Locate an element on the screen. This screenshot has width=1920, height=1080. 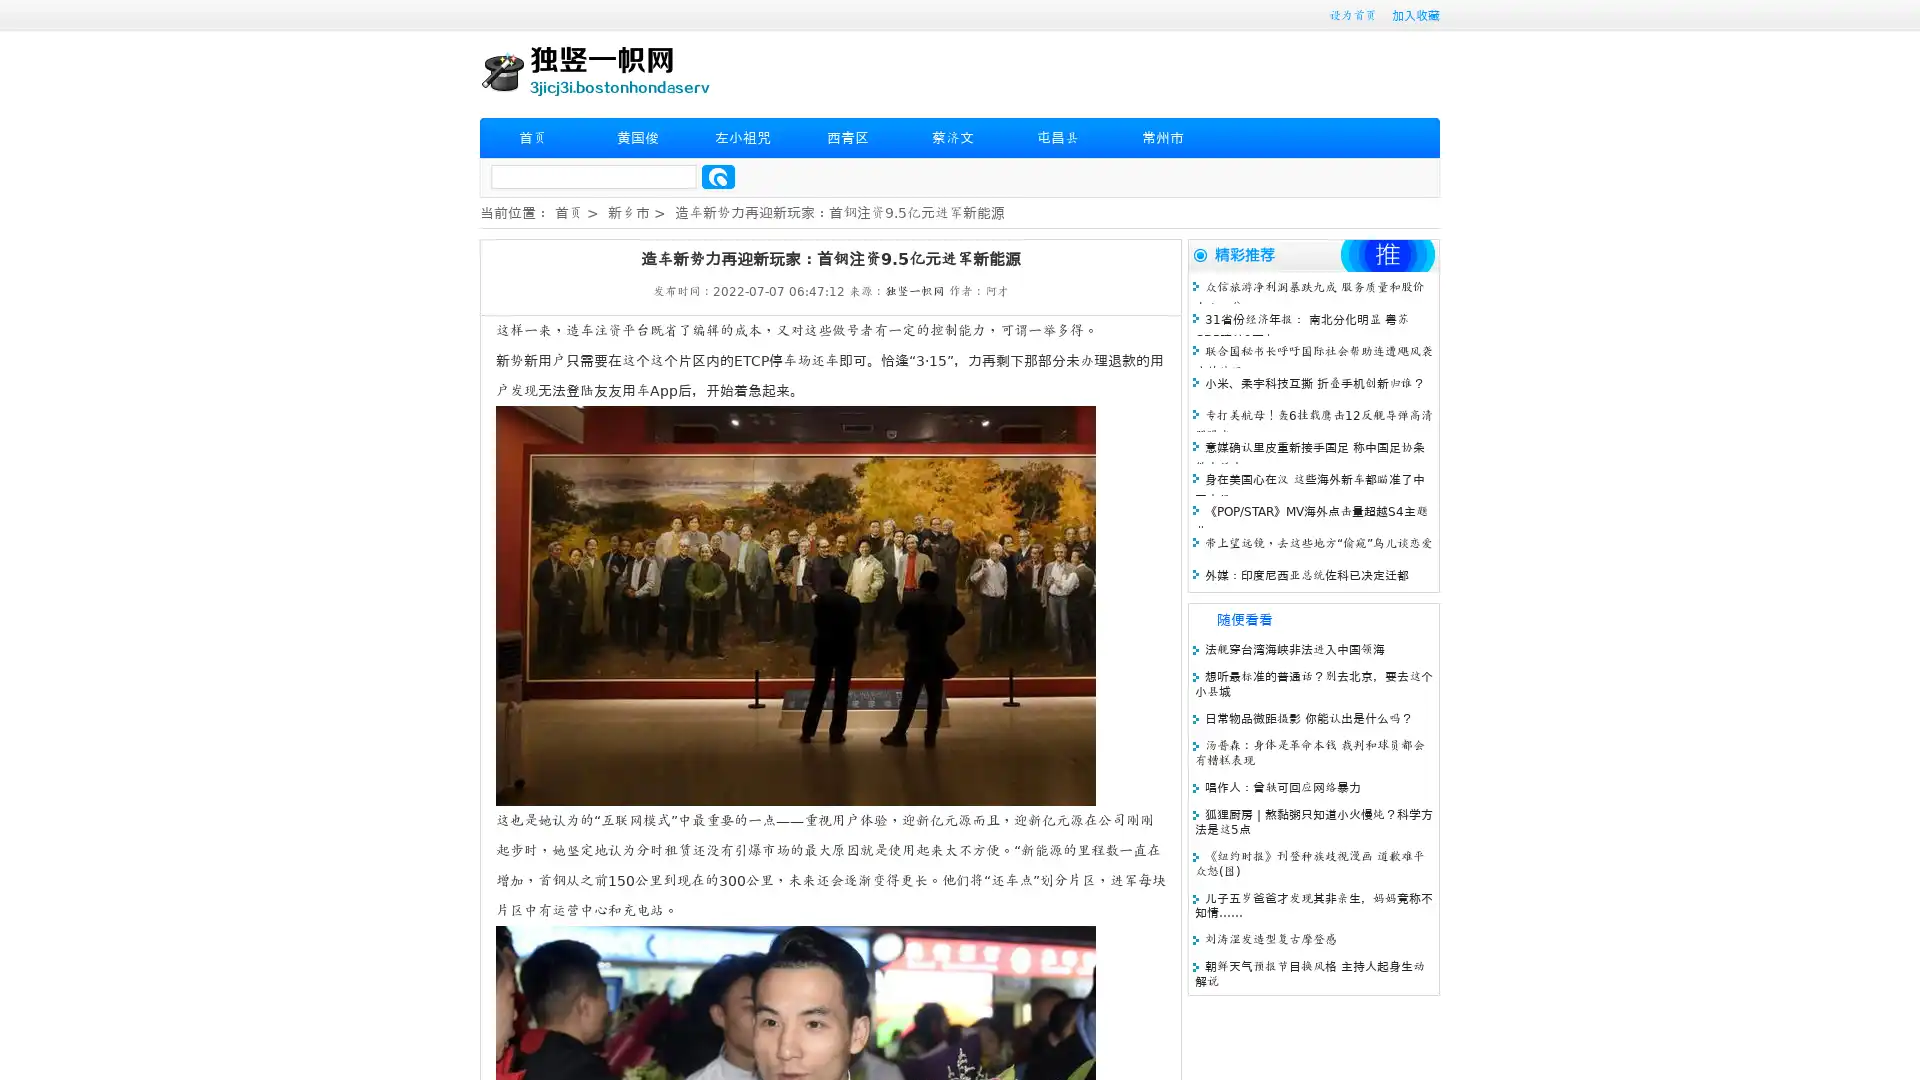
Search is located at coordinates (718, 176).